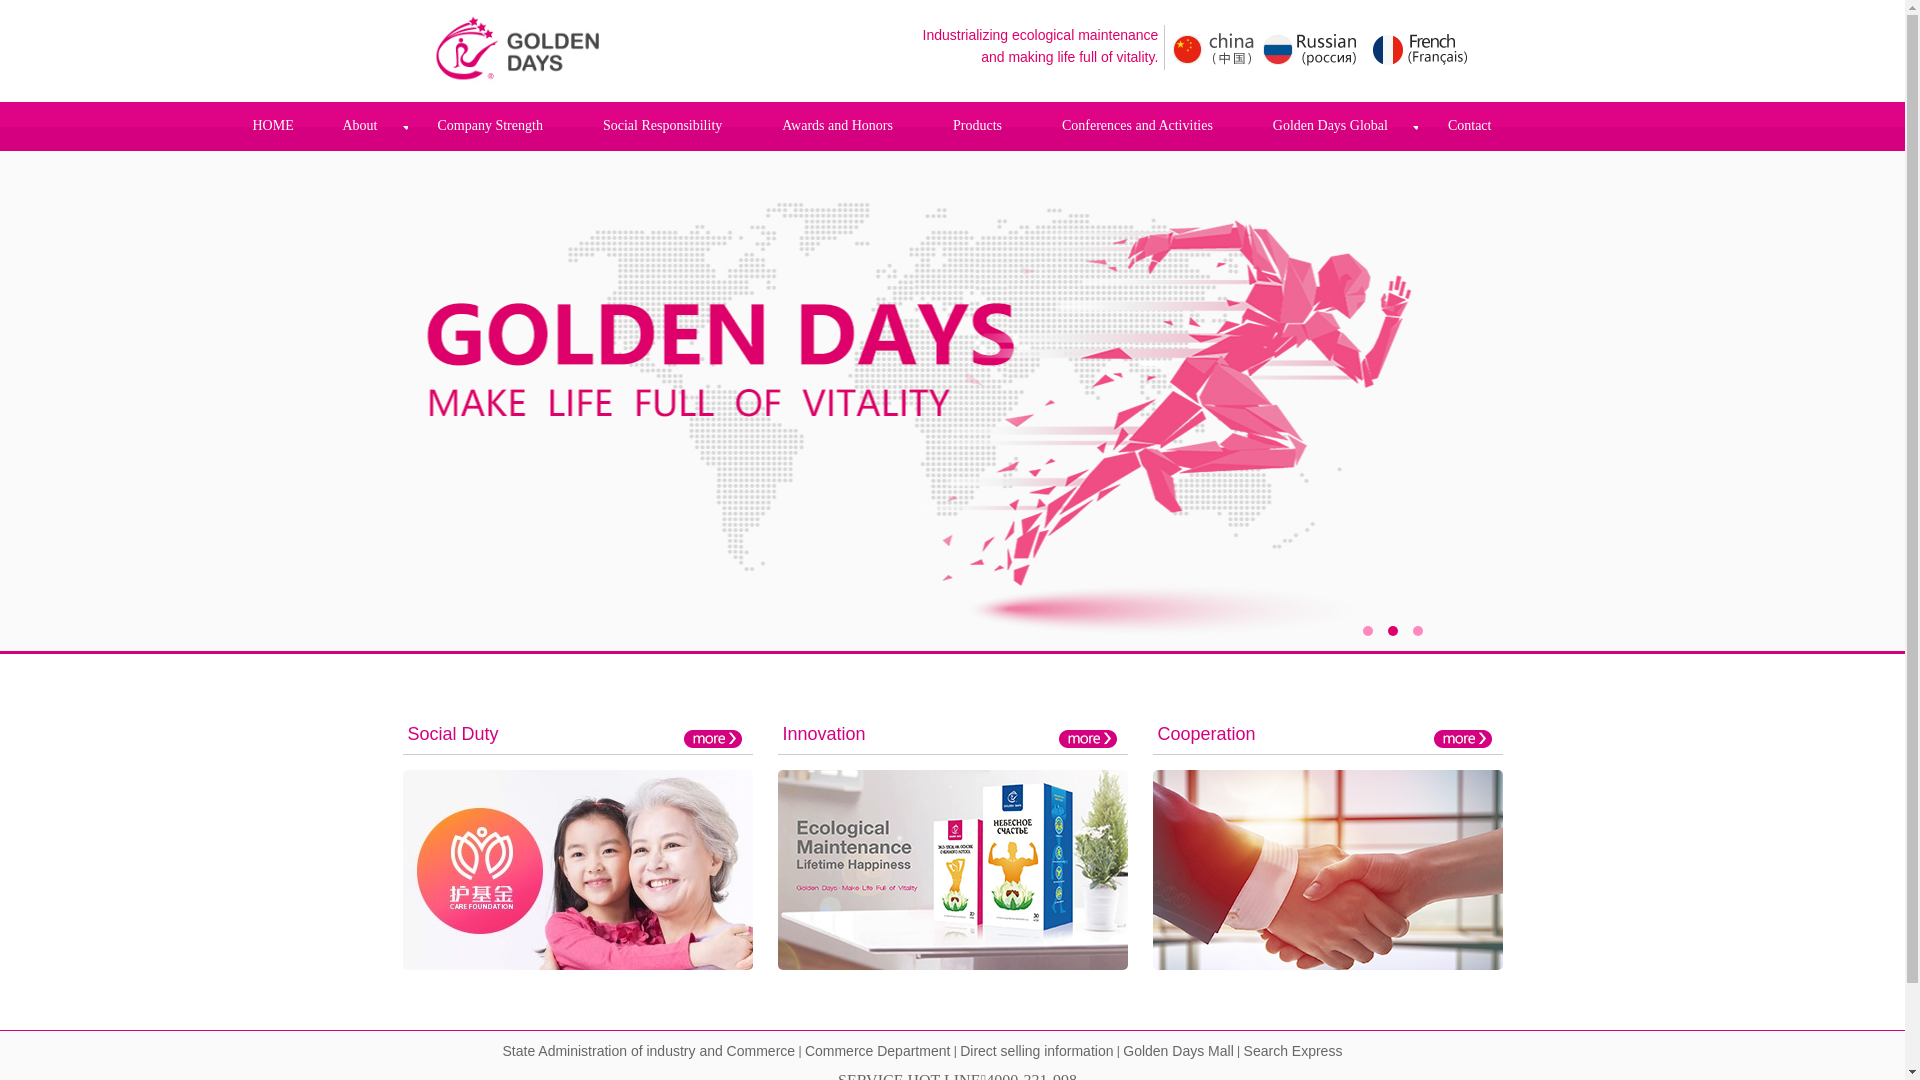  I want to click on 'Company Strength', so click(490, 126).